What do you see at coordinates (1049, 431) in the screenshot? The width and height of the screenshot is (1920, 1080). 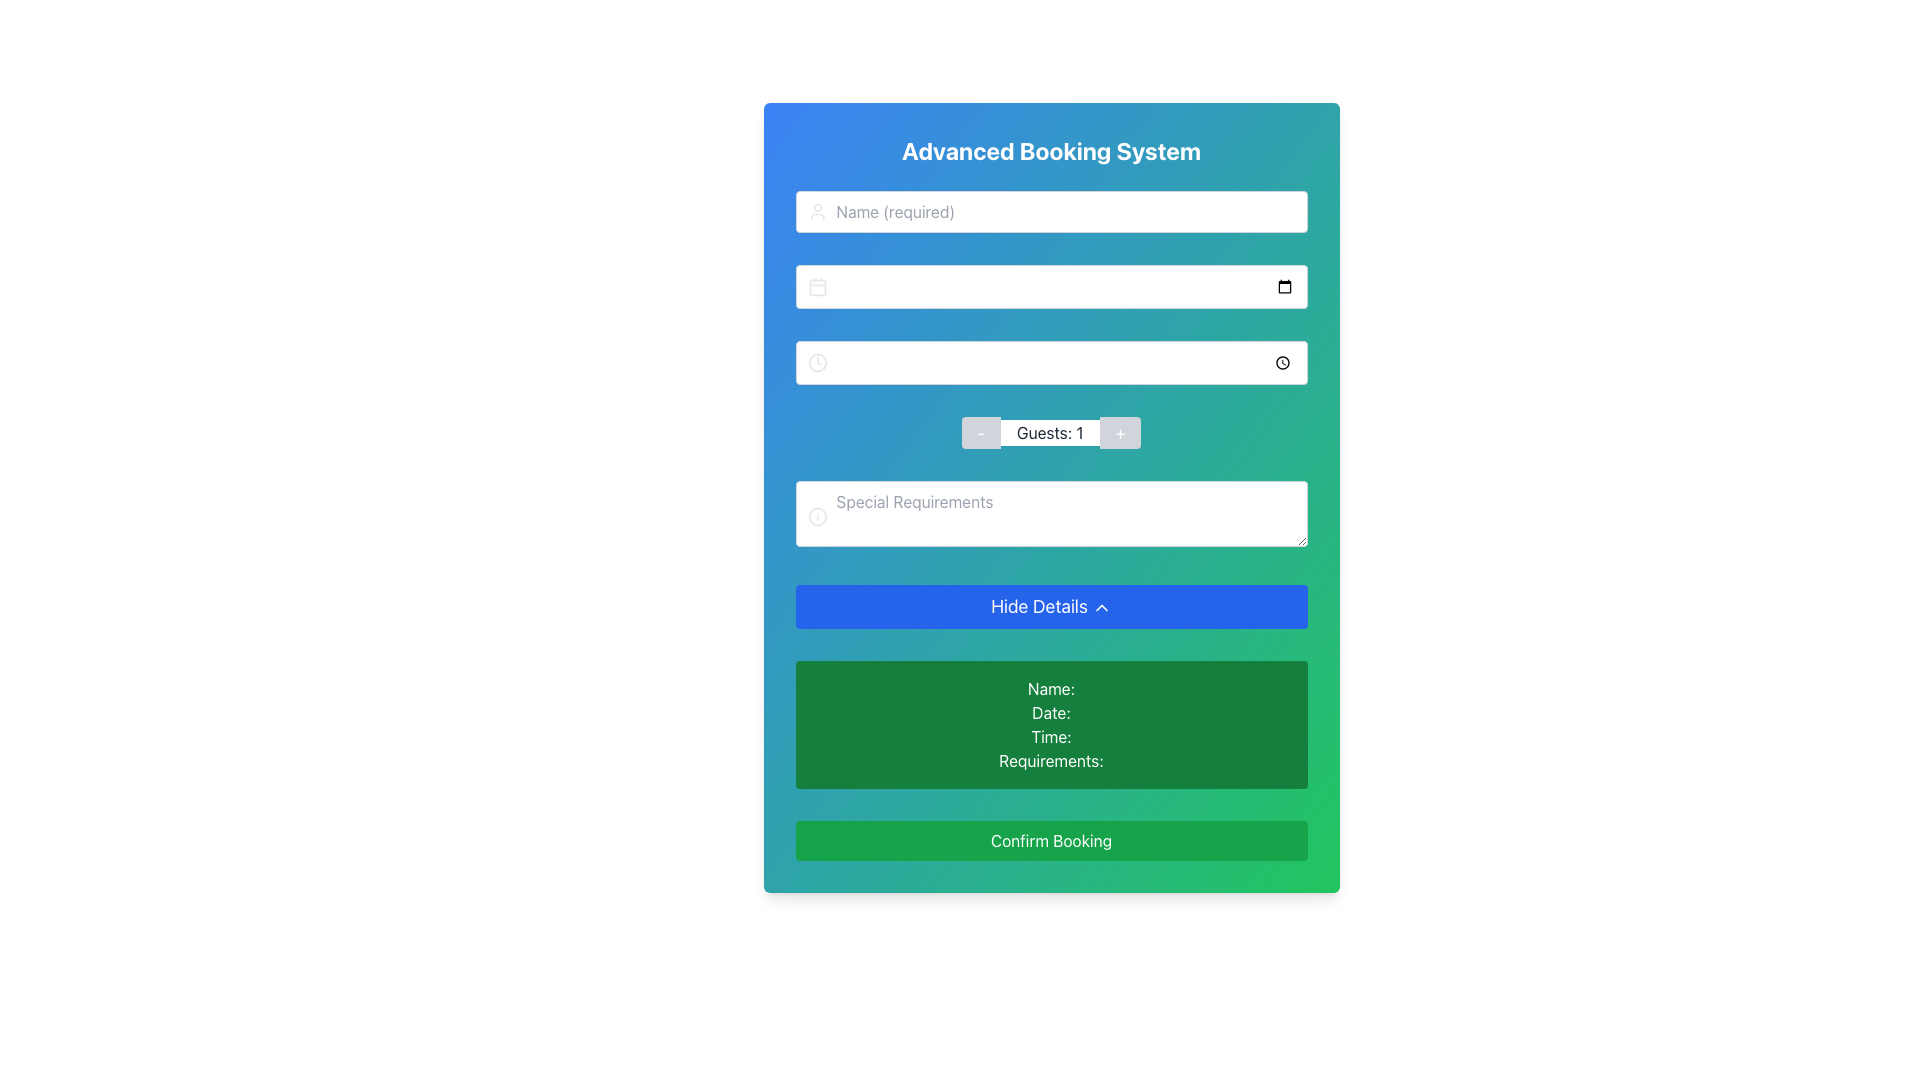 I see `the Text Label that displays the current value of guests selected in the booking system` at bounding box center [1049, 431].